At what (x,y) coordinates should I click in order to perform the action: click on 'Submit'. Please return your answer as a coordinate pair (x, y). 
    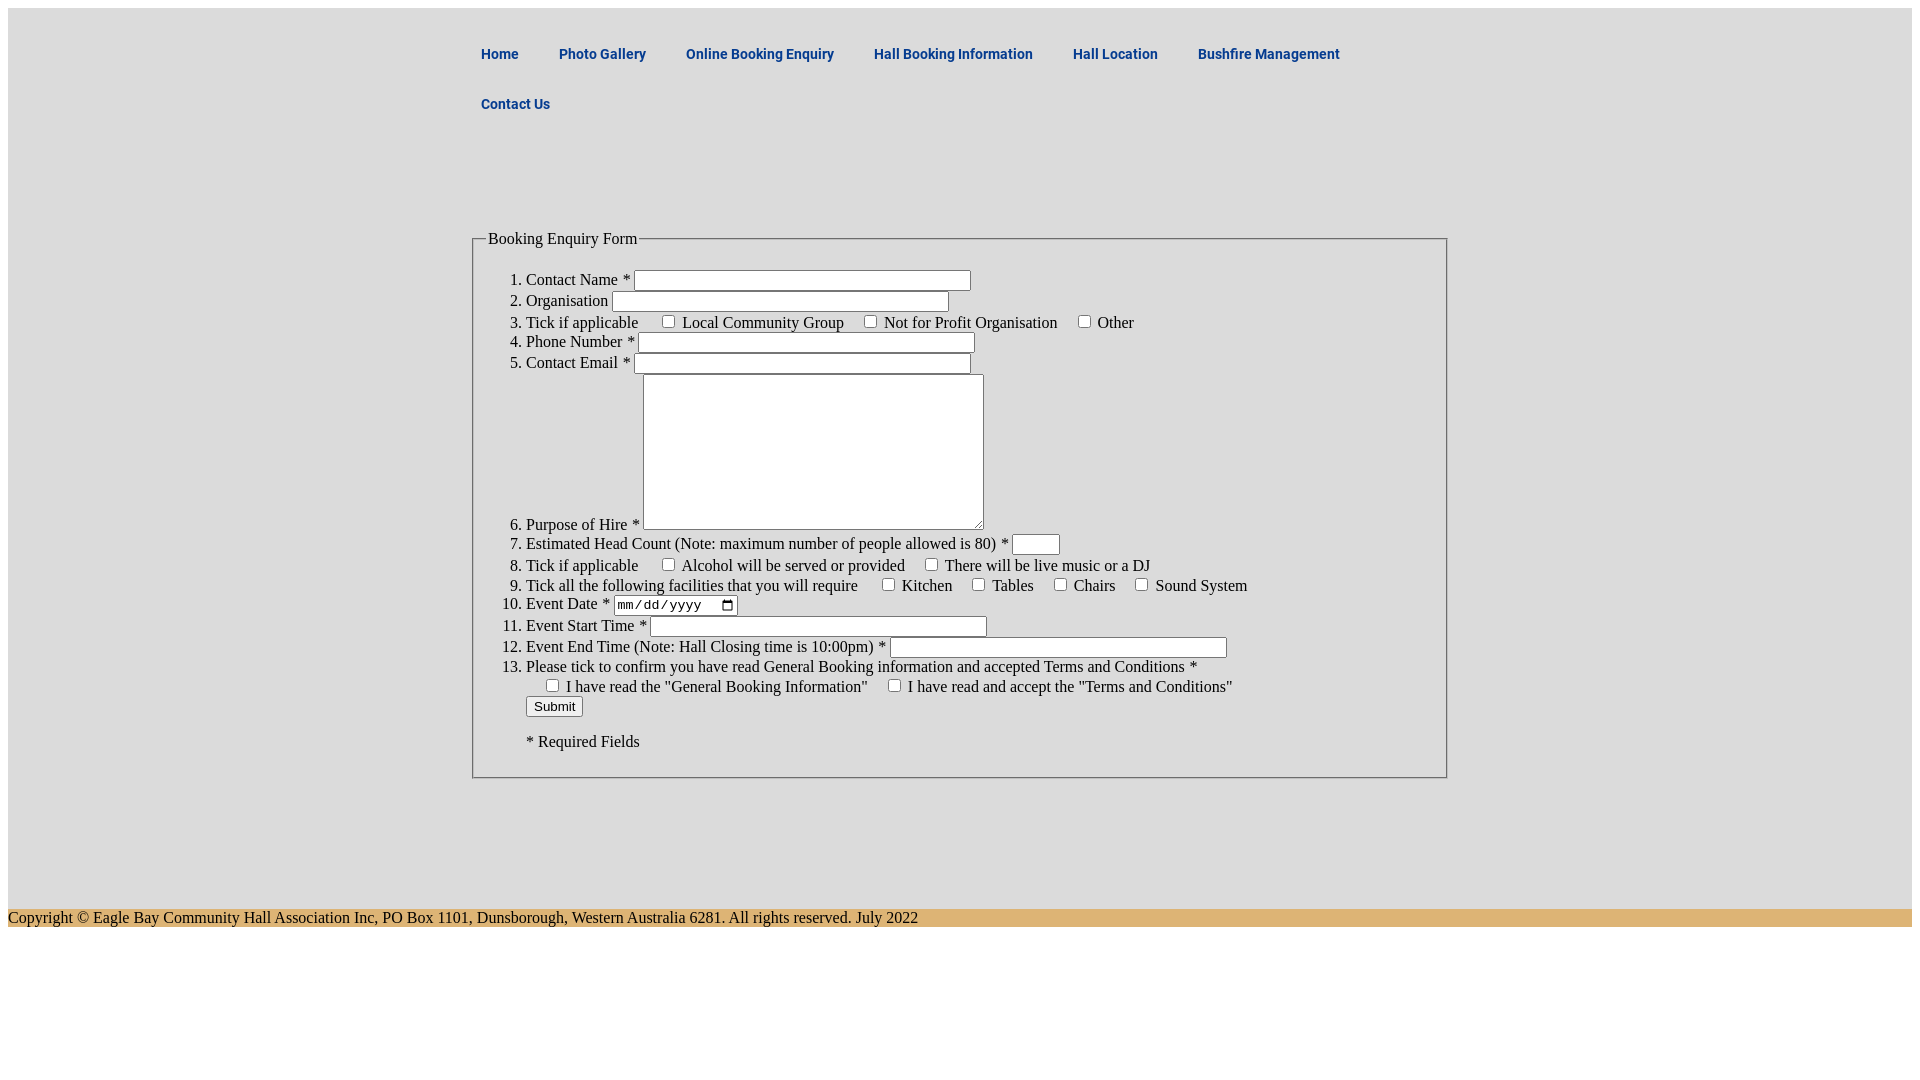
    Looking at the image, I should click on (554, 705).